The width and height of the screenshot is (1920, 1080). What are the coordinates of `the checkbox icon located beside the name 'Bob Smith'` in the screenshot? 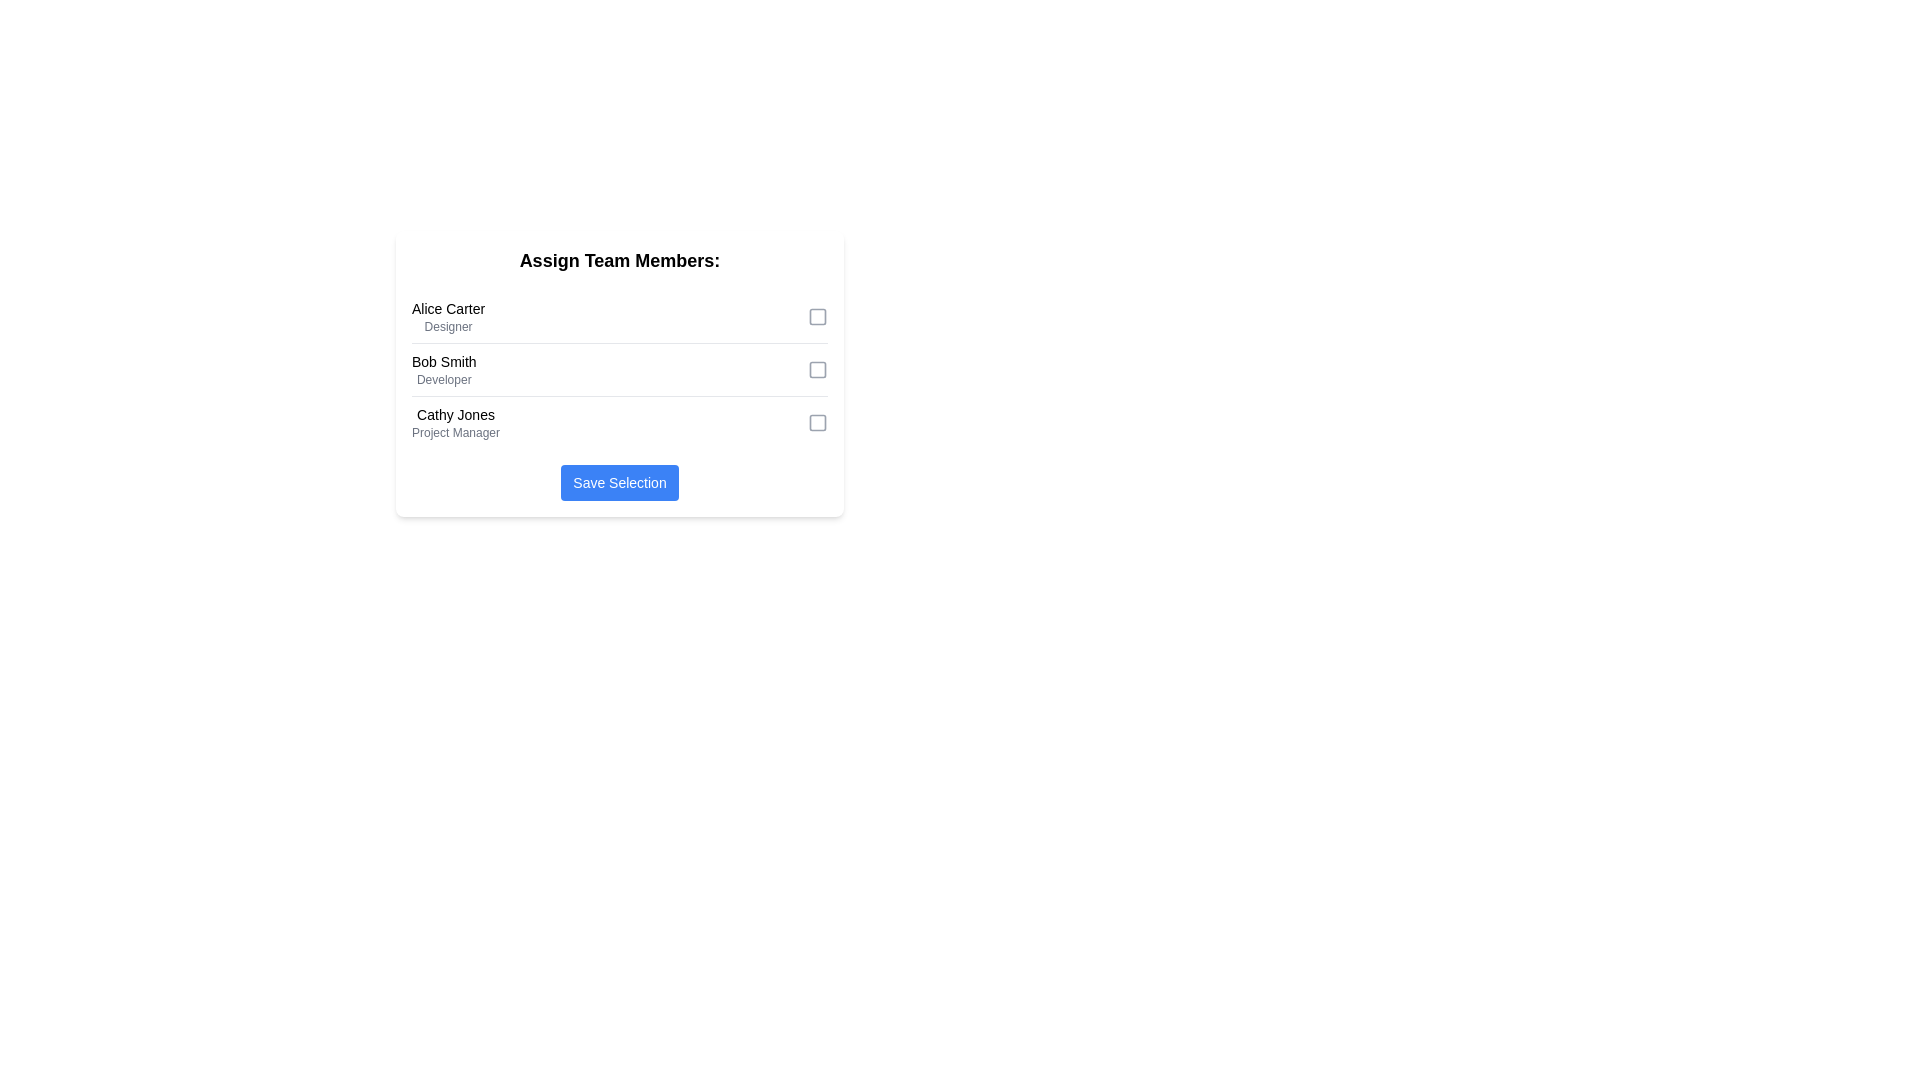 It's located at (817, 370).